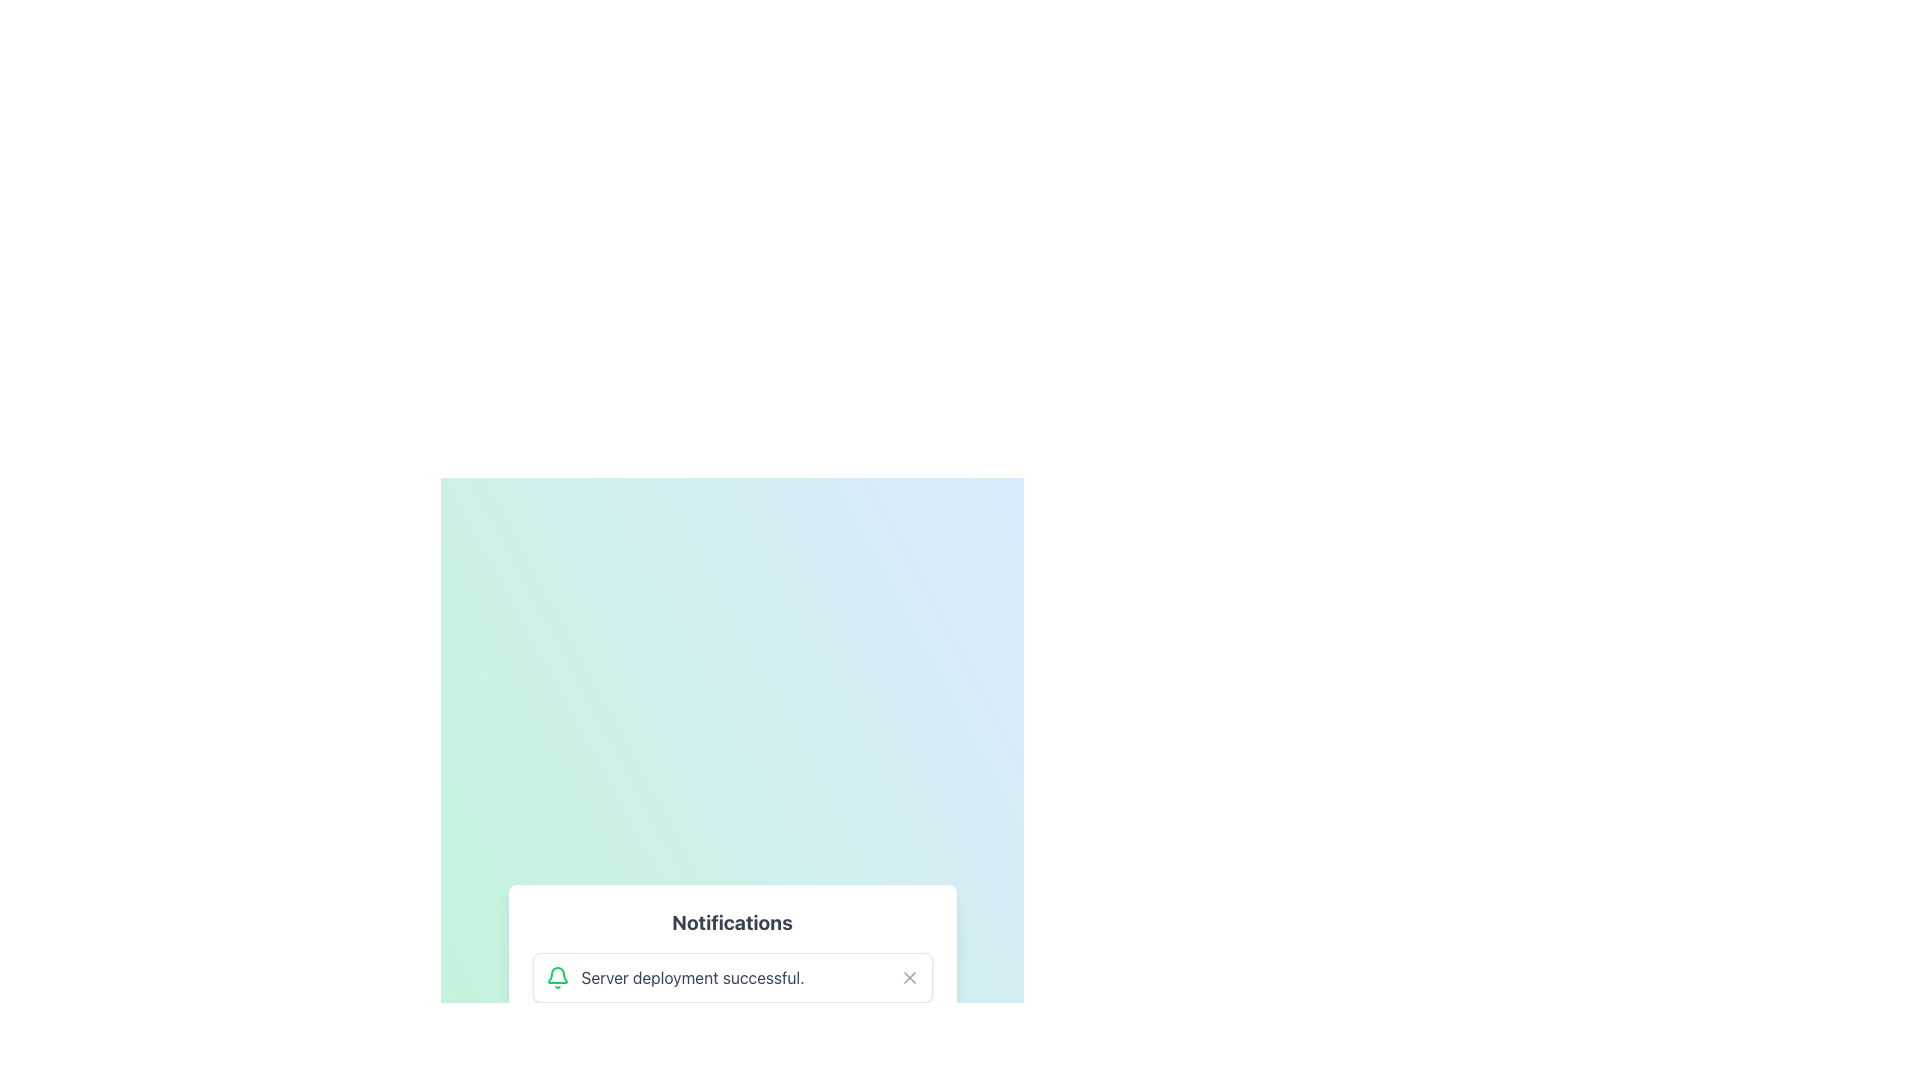 This screenshot has width=1920, height=1080. I want to click on the closing Vector icon located at the far right of the notification card, which is used to dismiss the notification, so click(908, 977).